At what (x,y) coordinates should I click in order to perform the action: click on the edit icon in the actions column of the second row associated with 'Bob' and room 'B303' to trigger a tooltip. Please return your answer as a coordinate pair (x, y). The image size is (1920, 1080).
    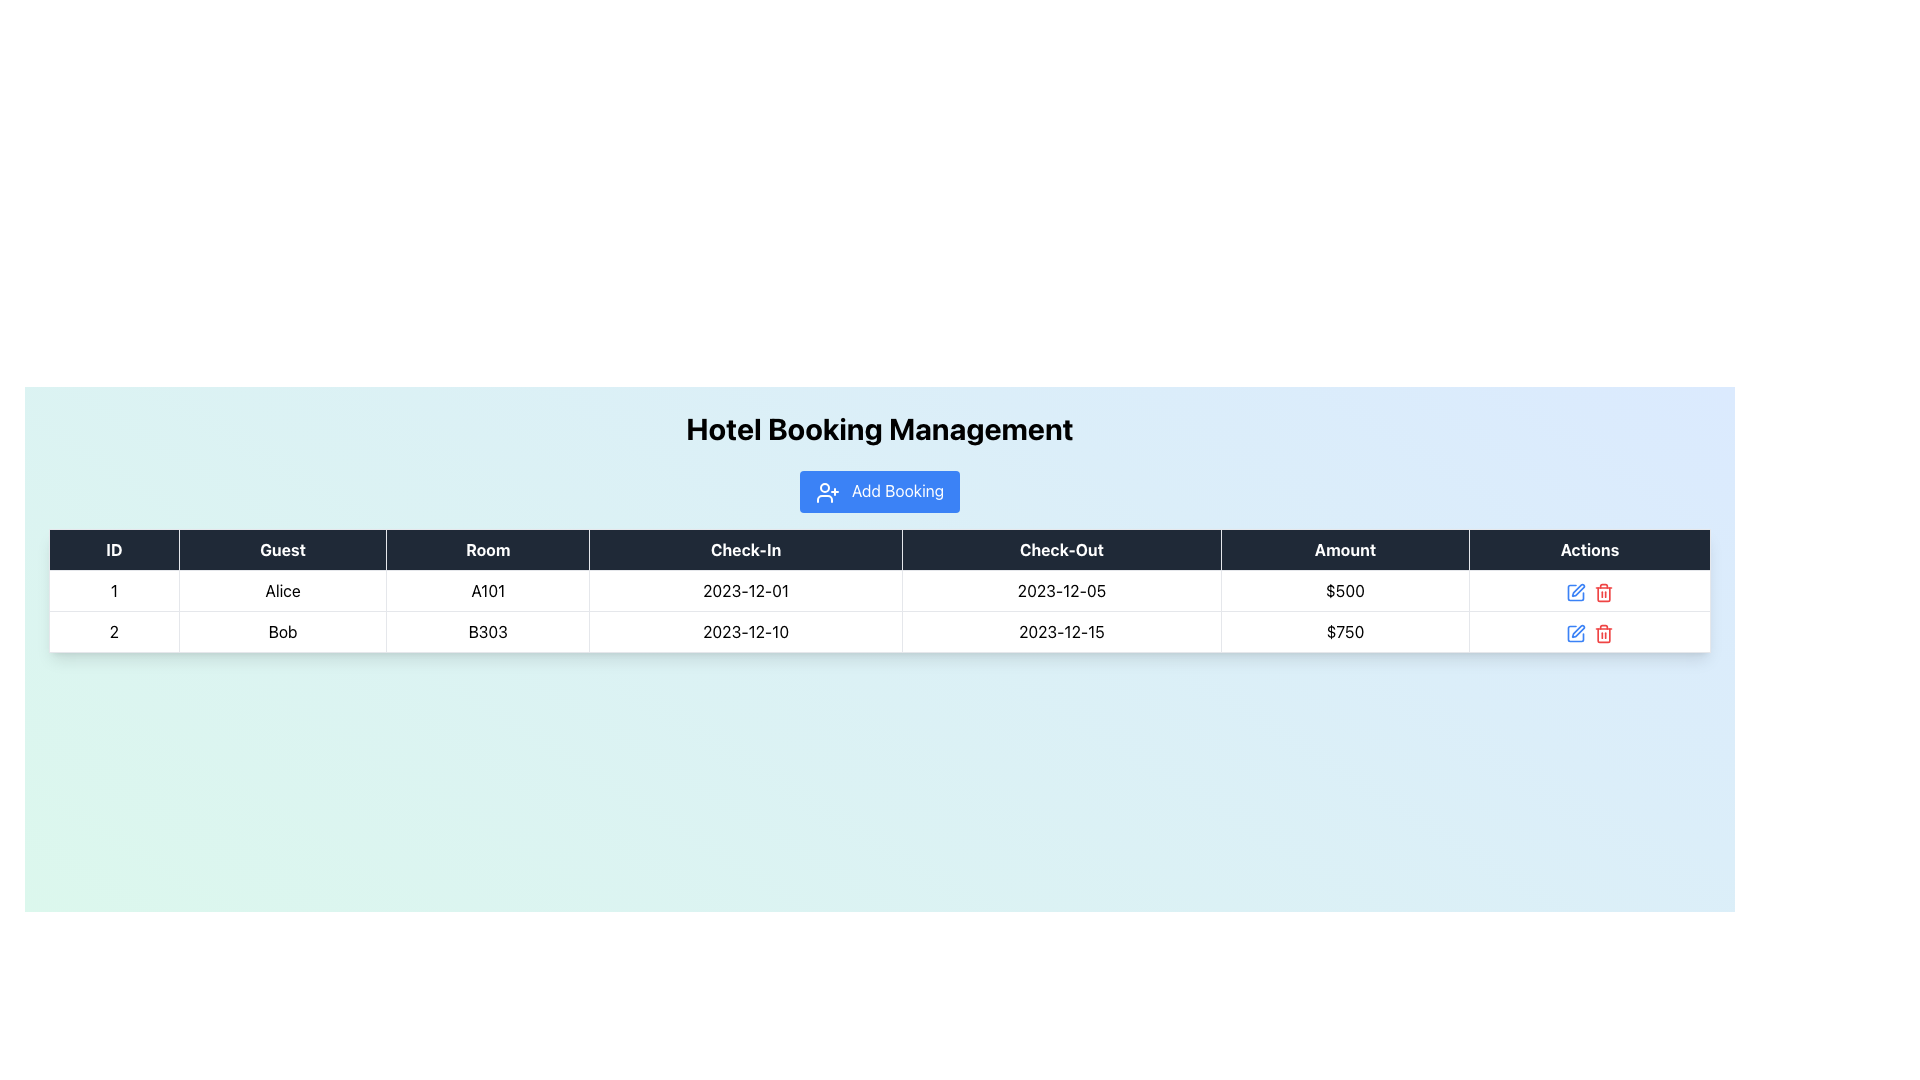
    Looking at the image, I should click on (1577, 631).